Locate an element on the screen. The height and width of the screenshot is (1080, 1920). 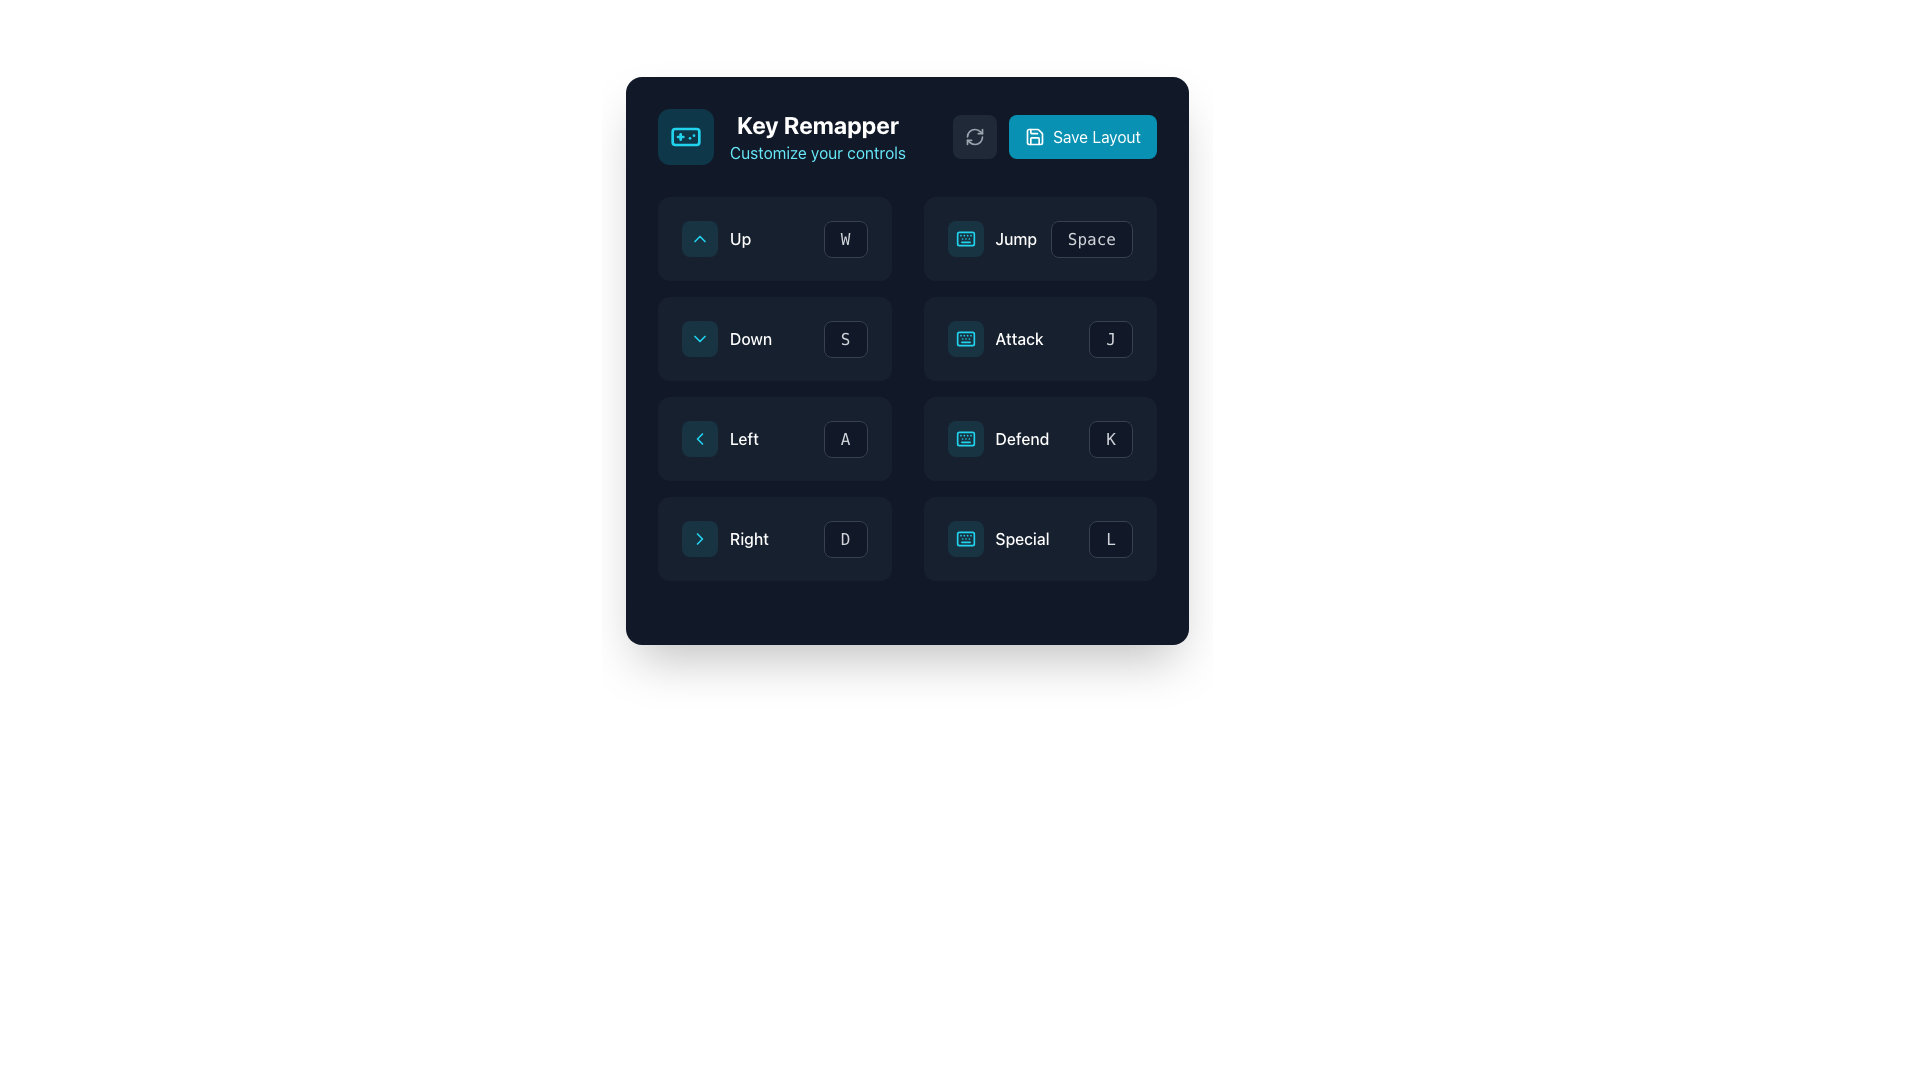
the 'Space' button, which is the second interactive button in the third row of the key mappings grid, adjacent to the 'Jump' label is located at coordinates (1090, 238).